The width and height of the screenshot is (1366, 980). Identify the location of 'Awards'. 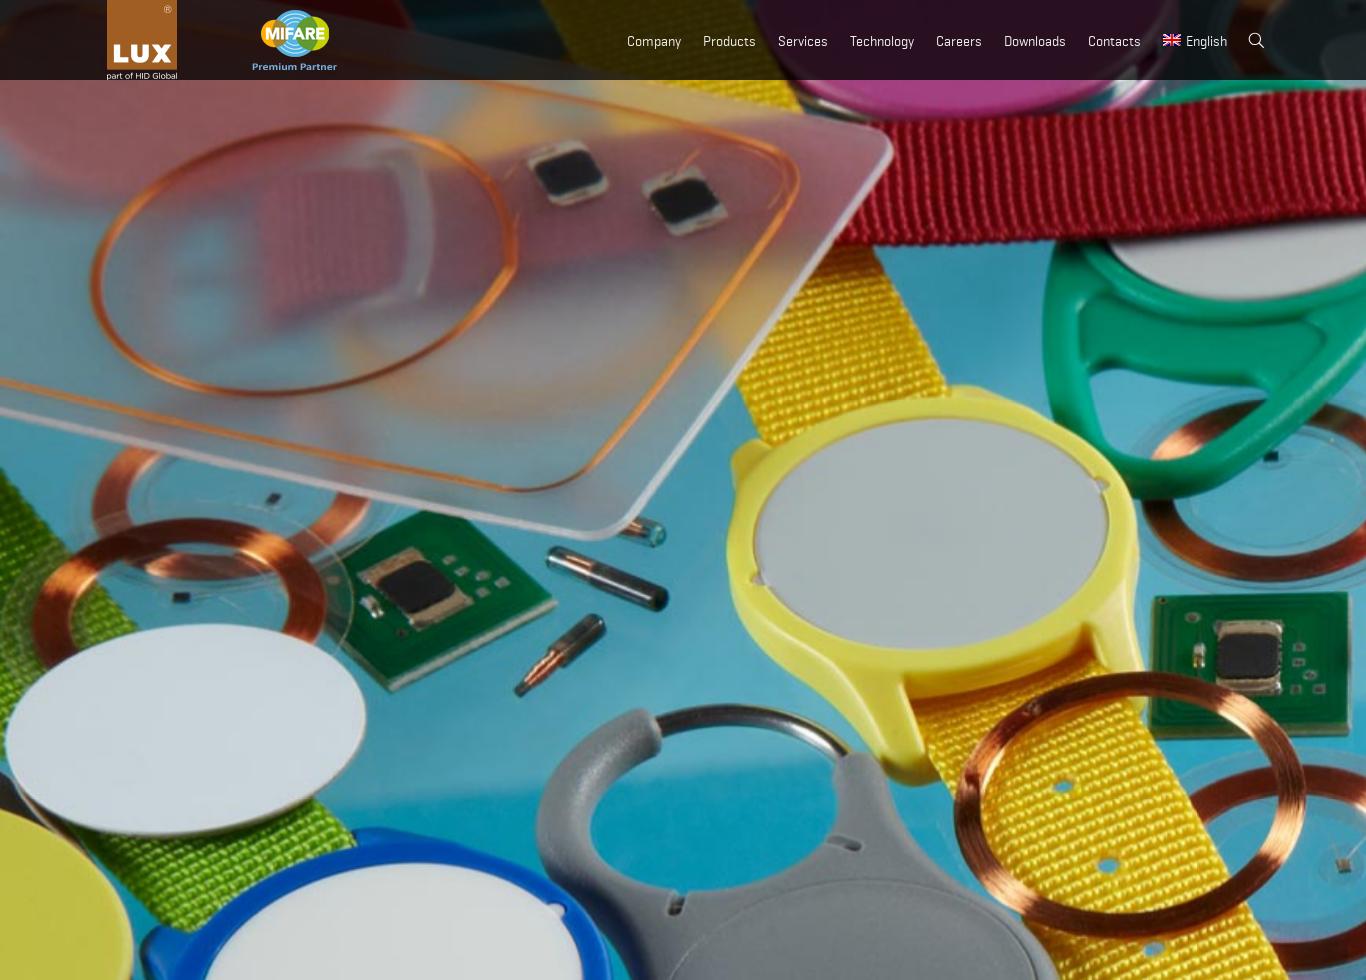
(663, 275).